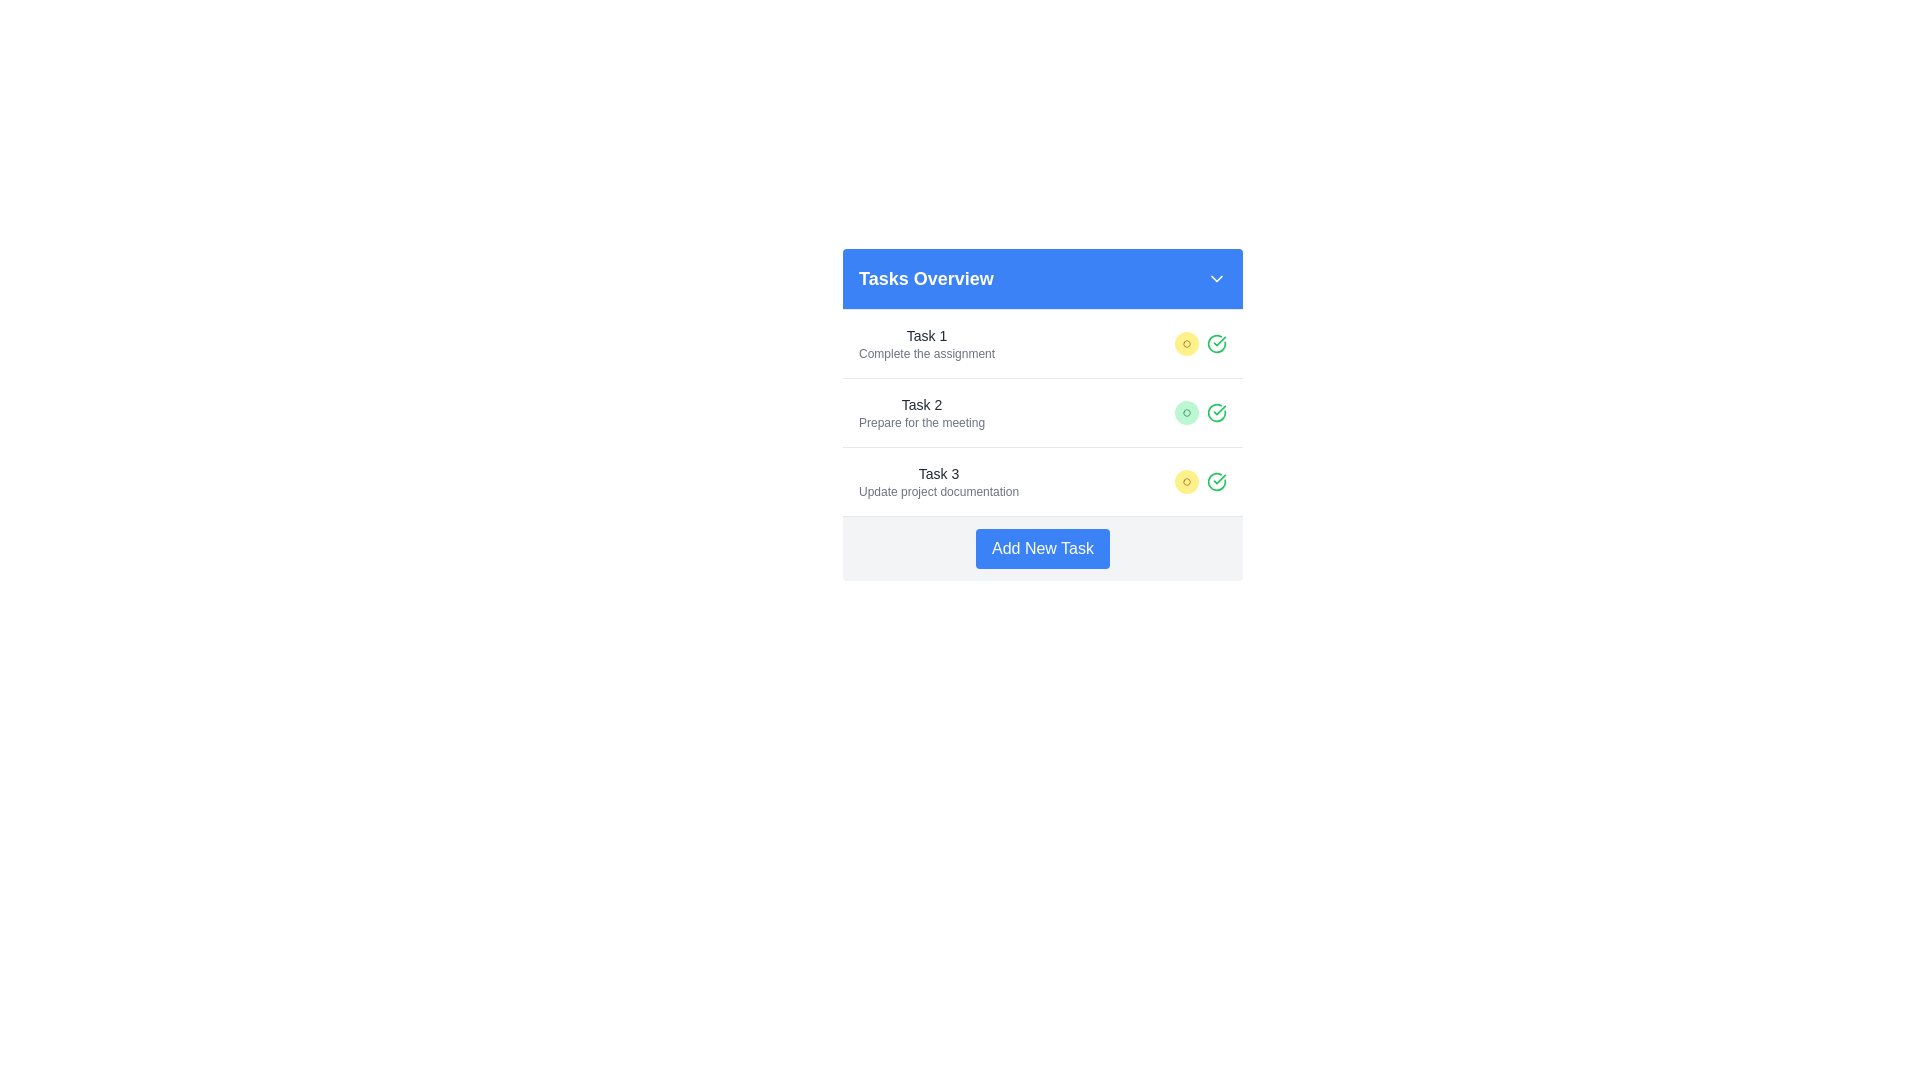 This screenshot has height=1080, width=1920. What do you see at coordinates (1041, 482) in the screenshot?
I see `the composite task display component that shows 'Task 3' with the description 'Update project documentation' and a status indicator 'pending'` at bounding box center [1041, 482].